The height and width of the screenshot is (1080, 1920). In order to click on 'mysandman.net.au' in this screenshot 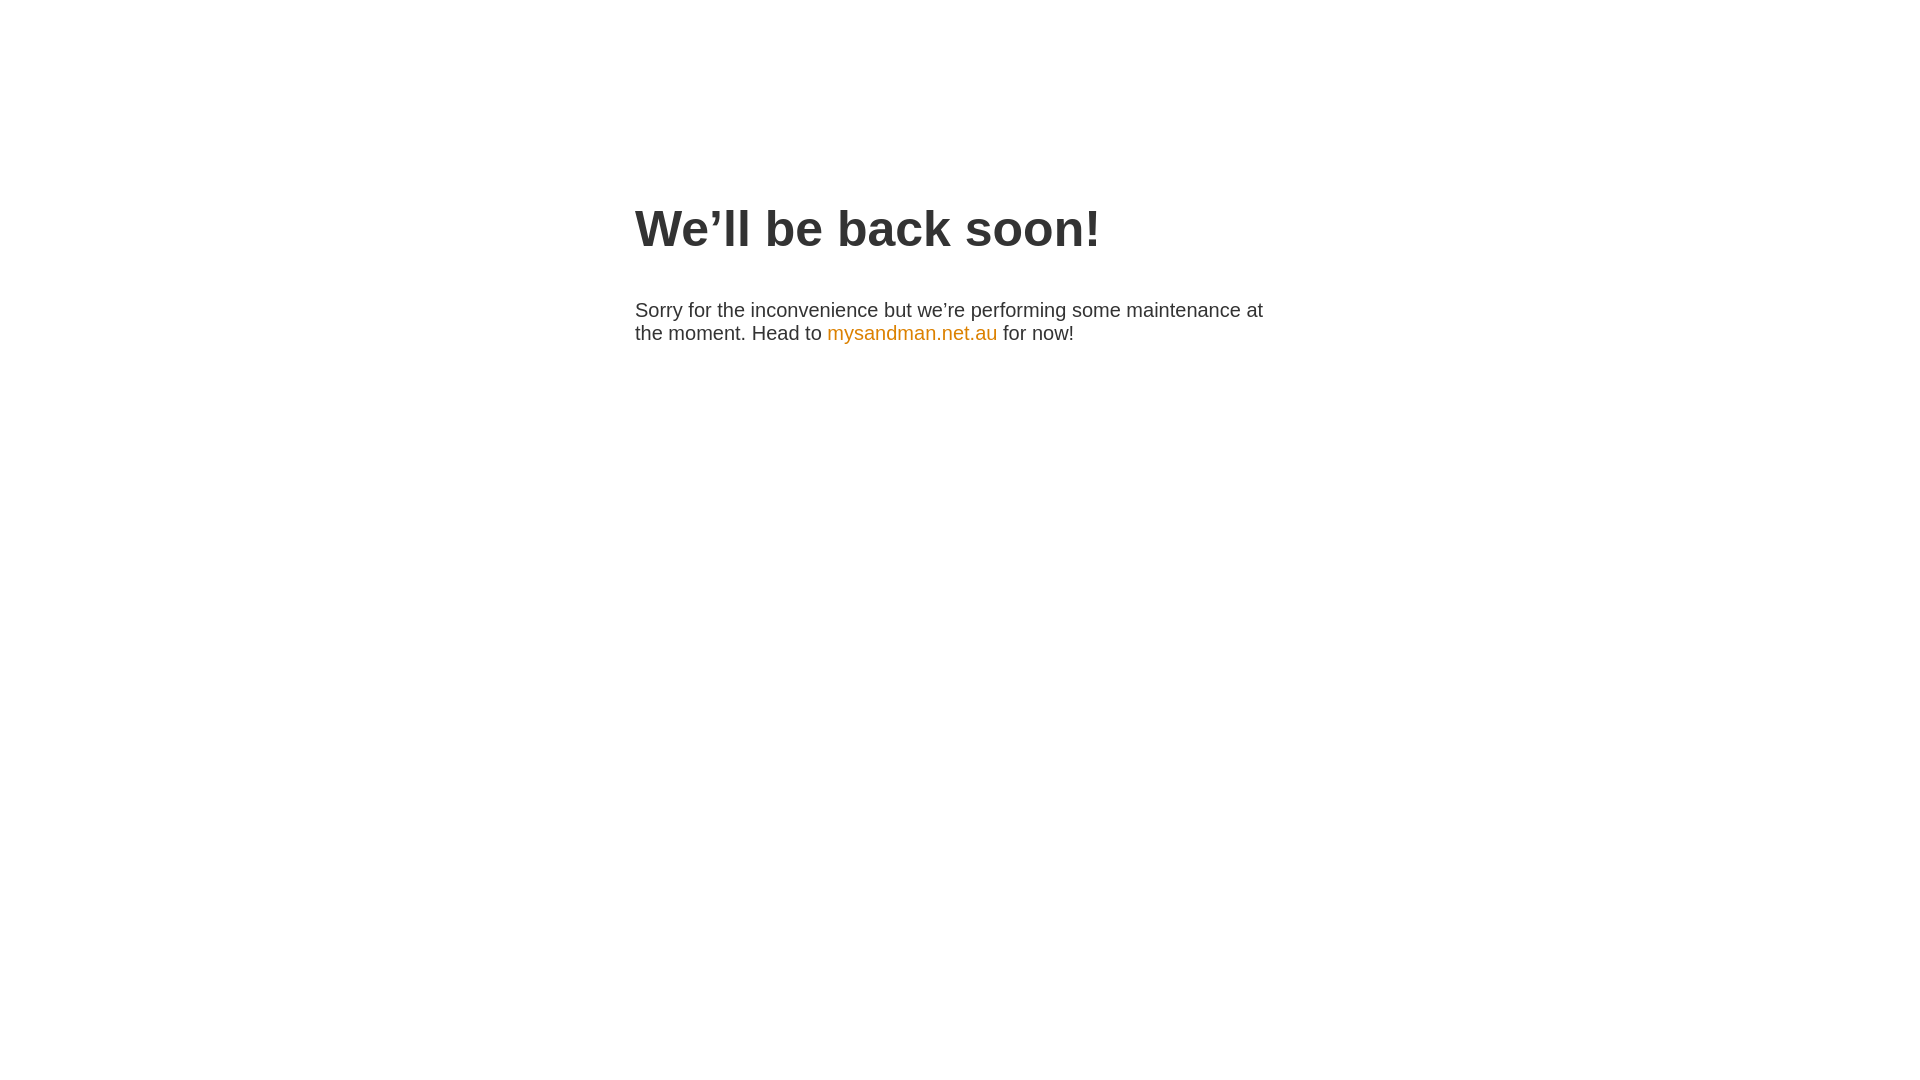, I will do `click(826, 331)`.